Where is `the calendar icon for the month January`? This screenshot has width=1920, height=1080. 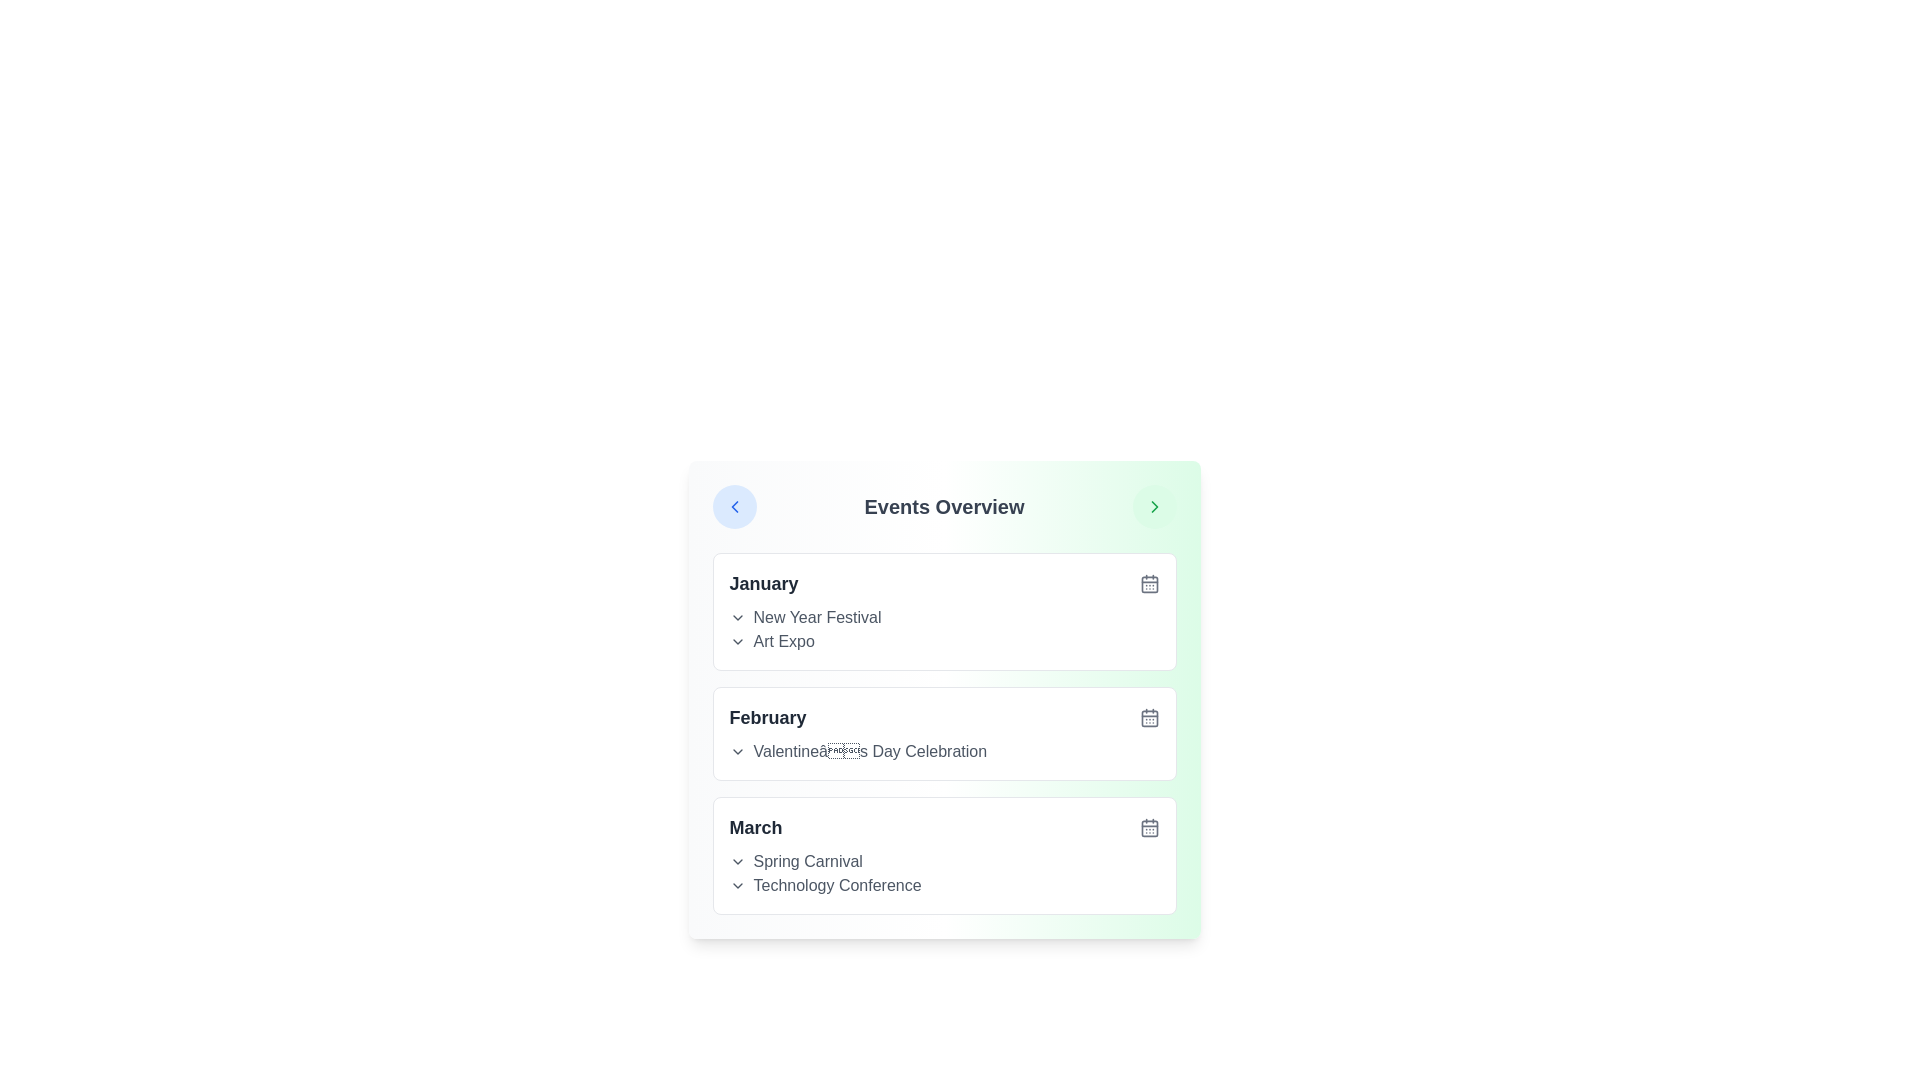
the calendar icon for the month January is located at coordinates (1149, 583).